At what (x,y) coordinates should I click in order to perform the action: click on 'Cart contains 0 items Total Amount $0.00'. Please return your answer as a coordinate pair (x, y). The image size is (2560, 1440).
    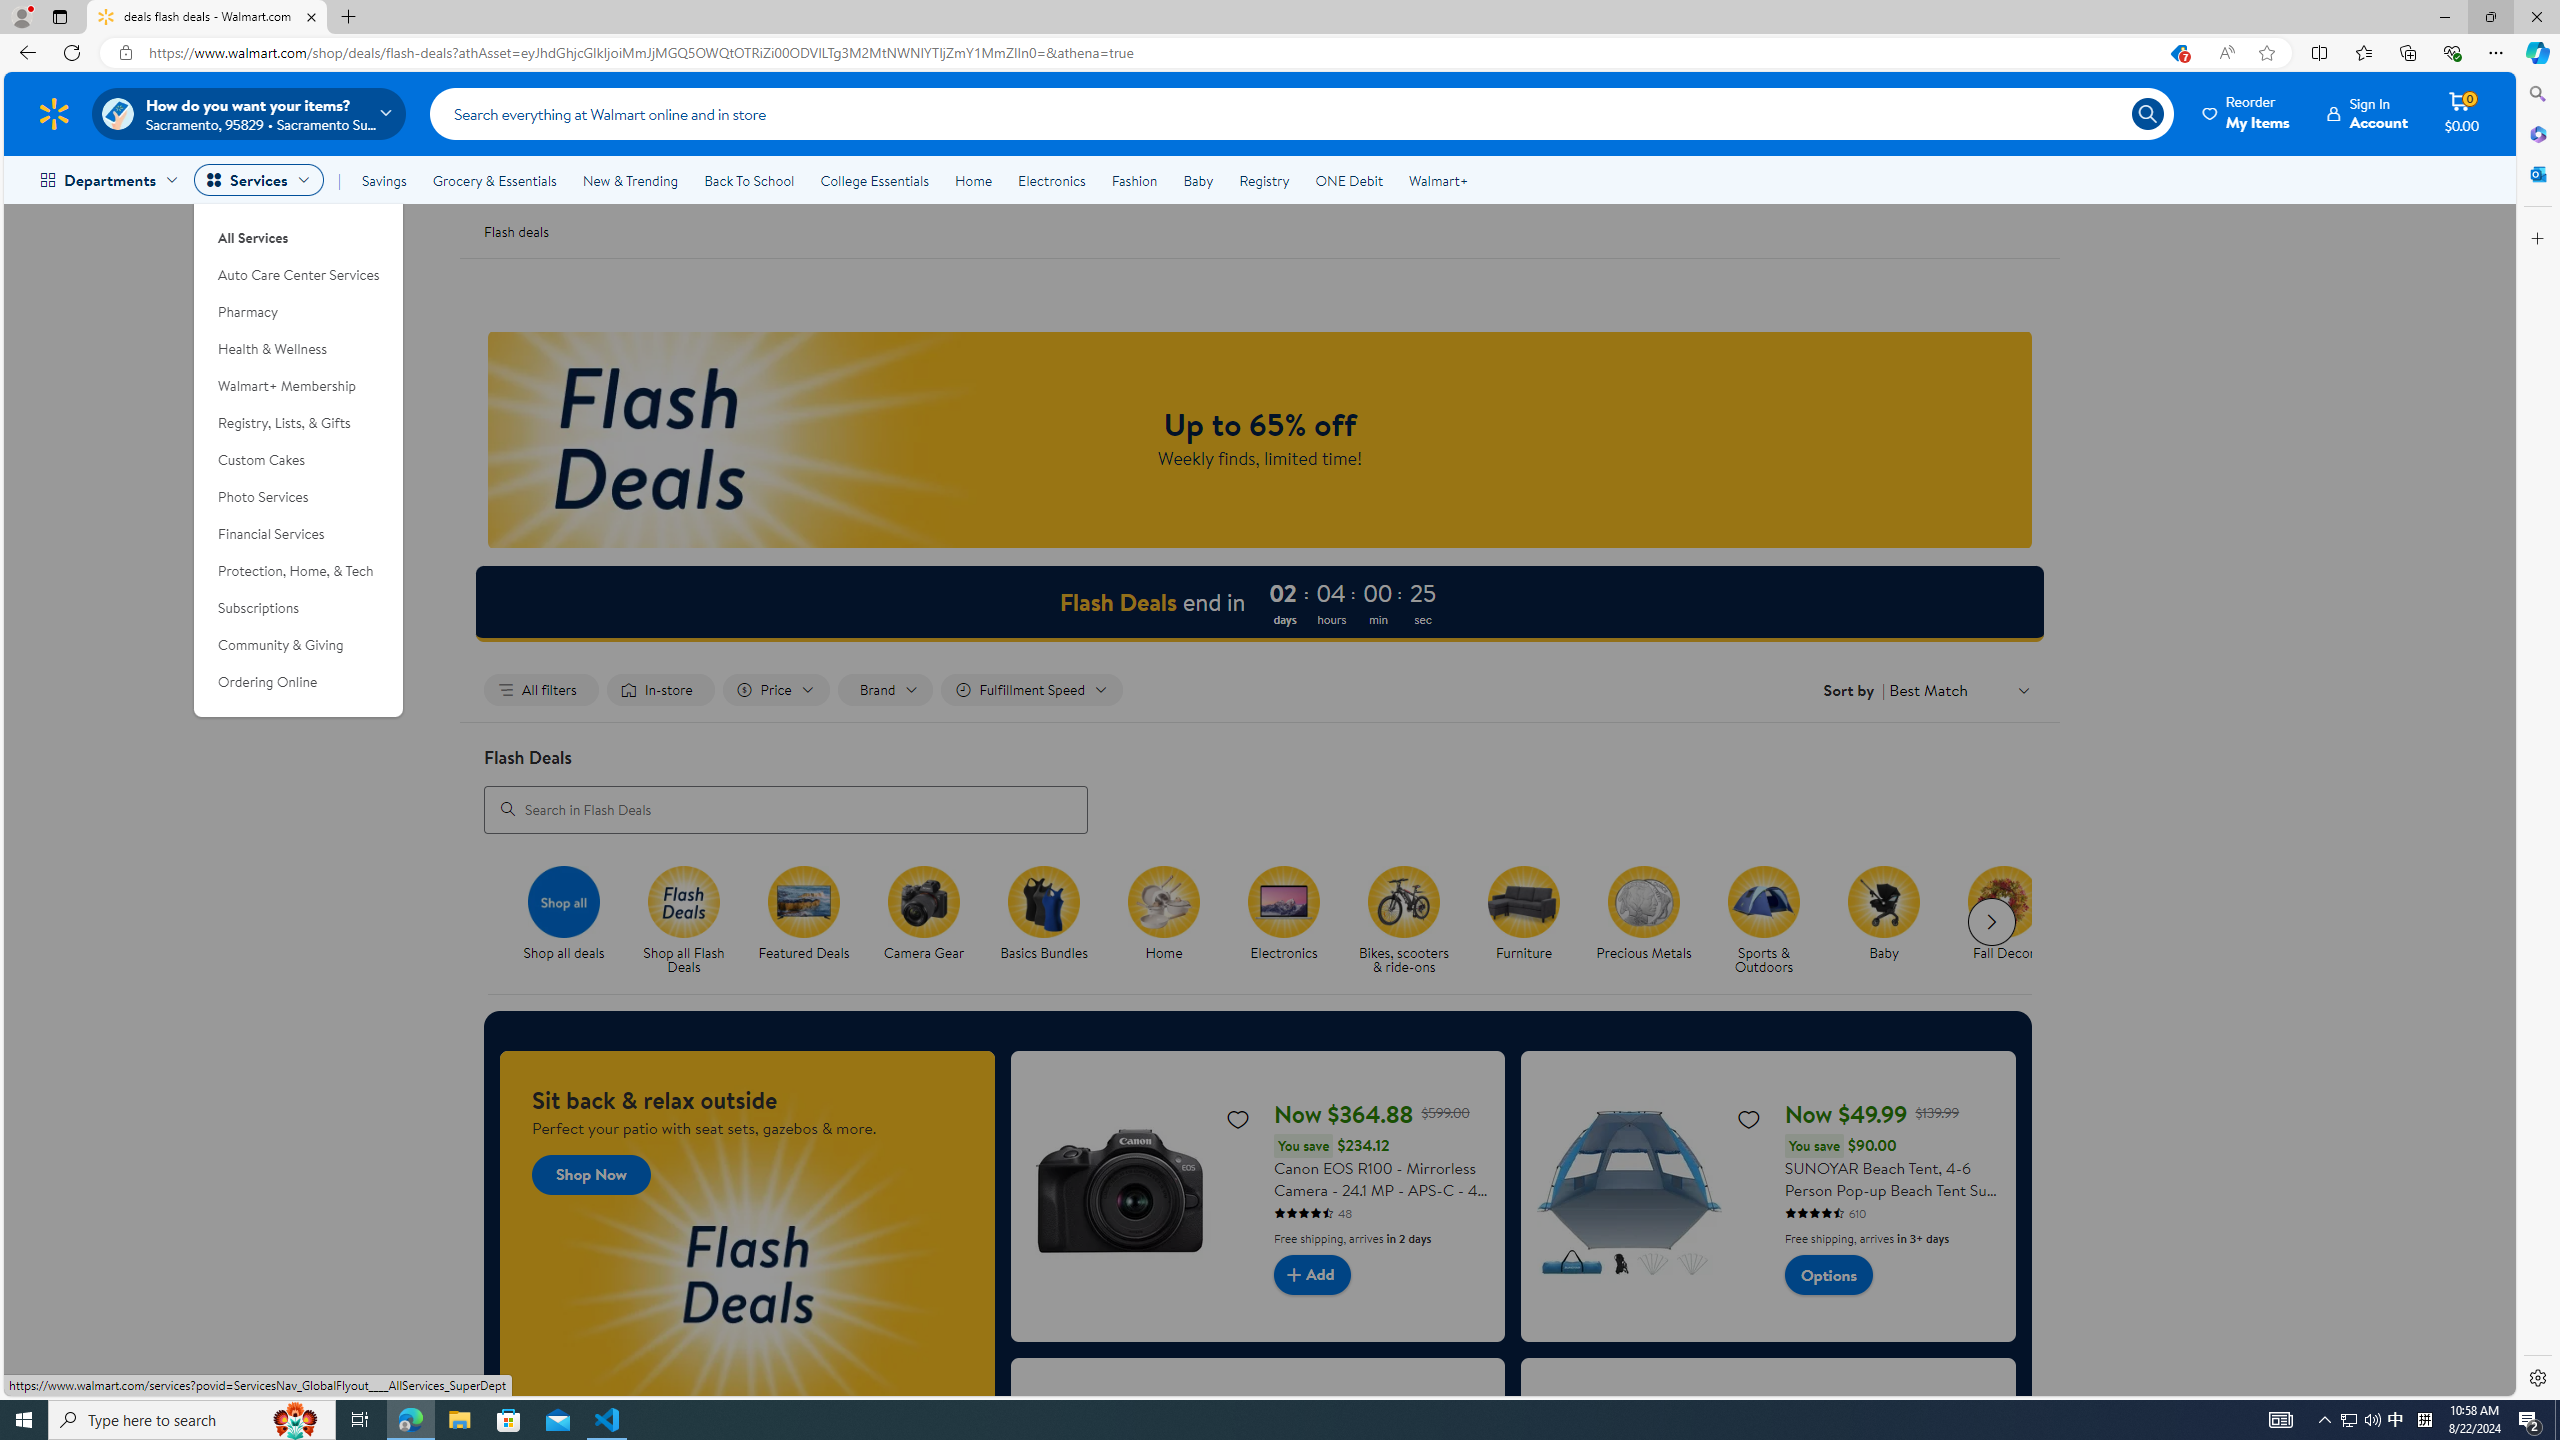
    Looking at the image, I should click on (2461, 112).